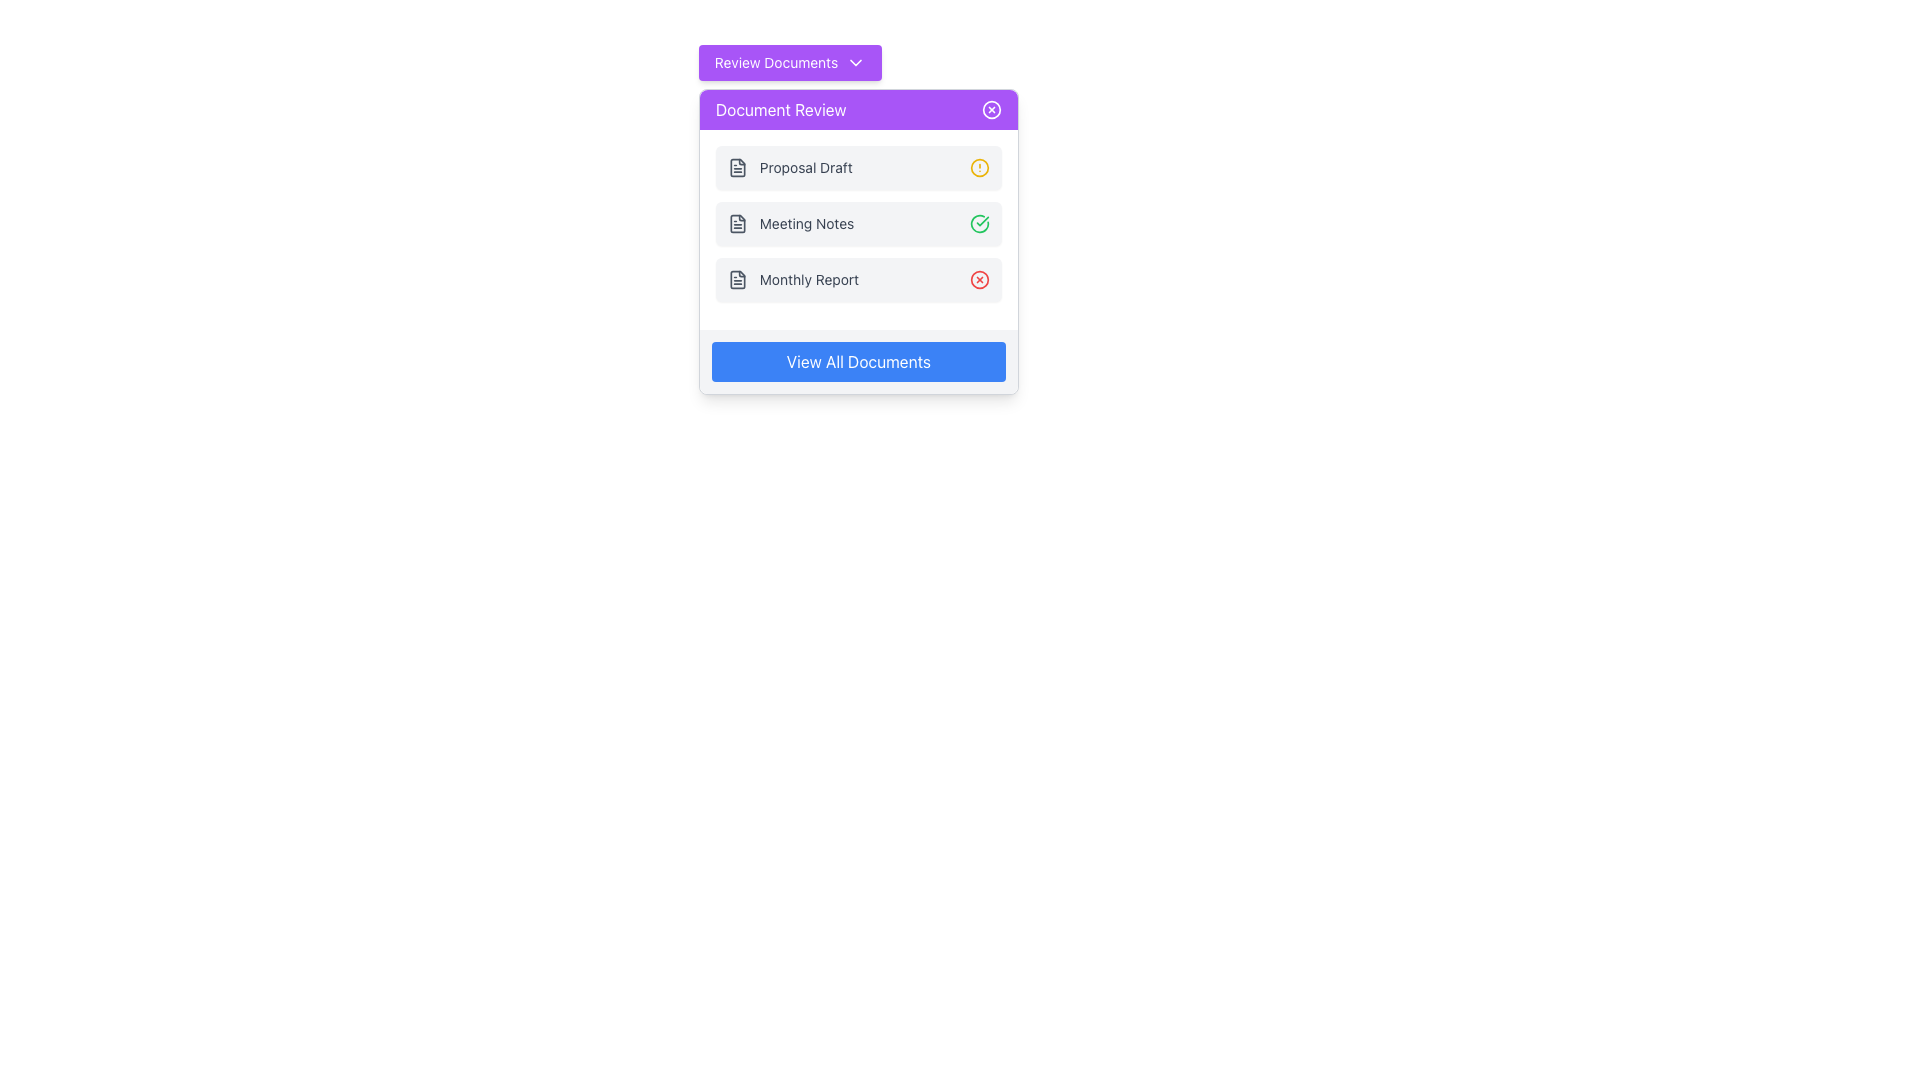 The height and width of the screenshot is (1080, 1920). Describe the element at coordinates (858, 362) in the screenshot. I see `the button located at the bottom of the 'Document Review' panel` at that location.